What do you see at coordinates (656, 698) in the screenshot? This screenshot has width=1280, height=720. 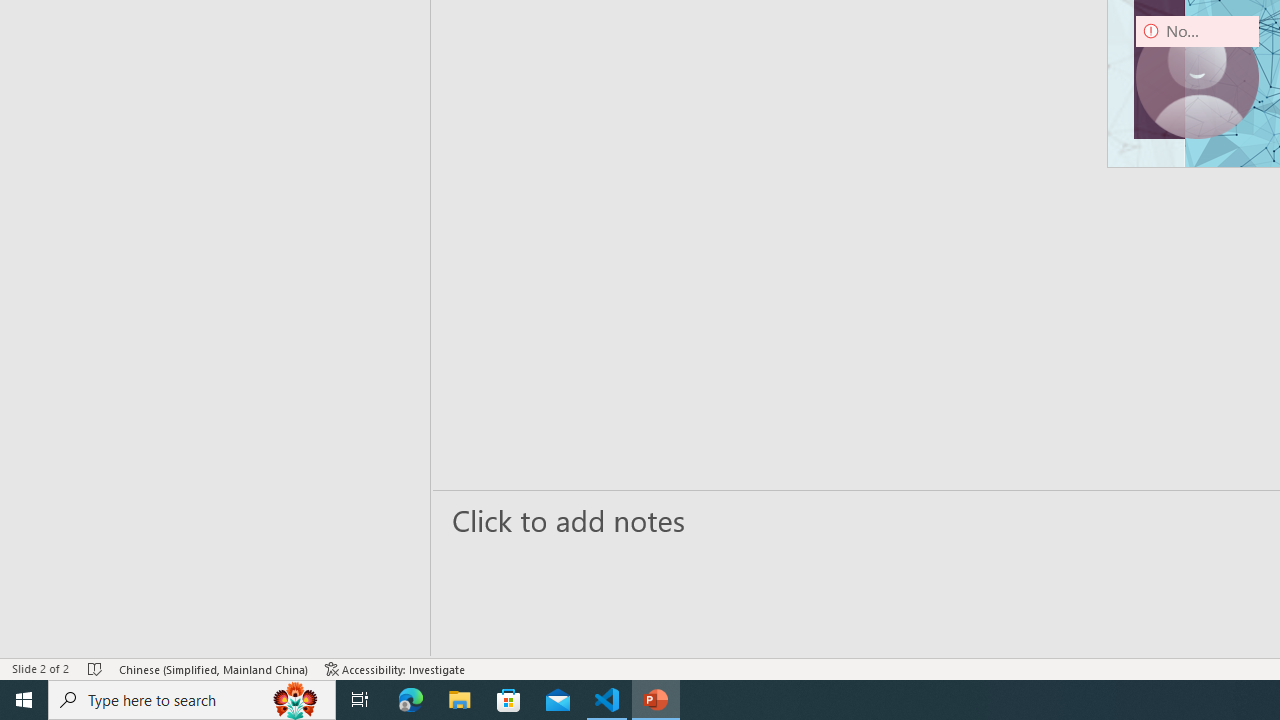 I see `'PowerPoint - 1 running window'` at bounding box center [656, 698].